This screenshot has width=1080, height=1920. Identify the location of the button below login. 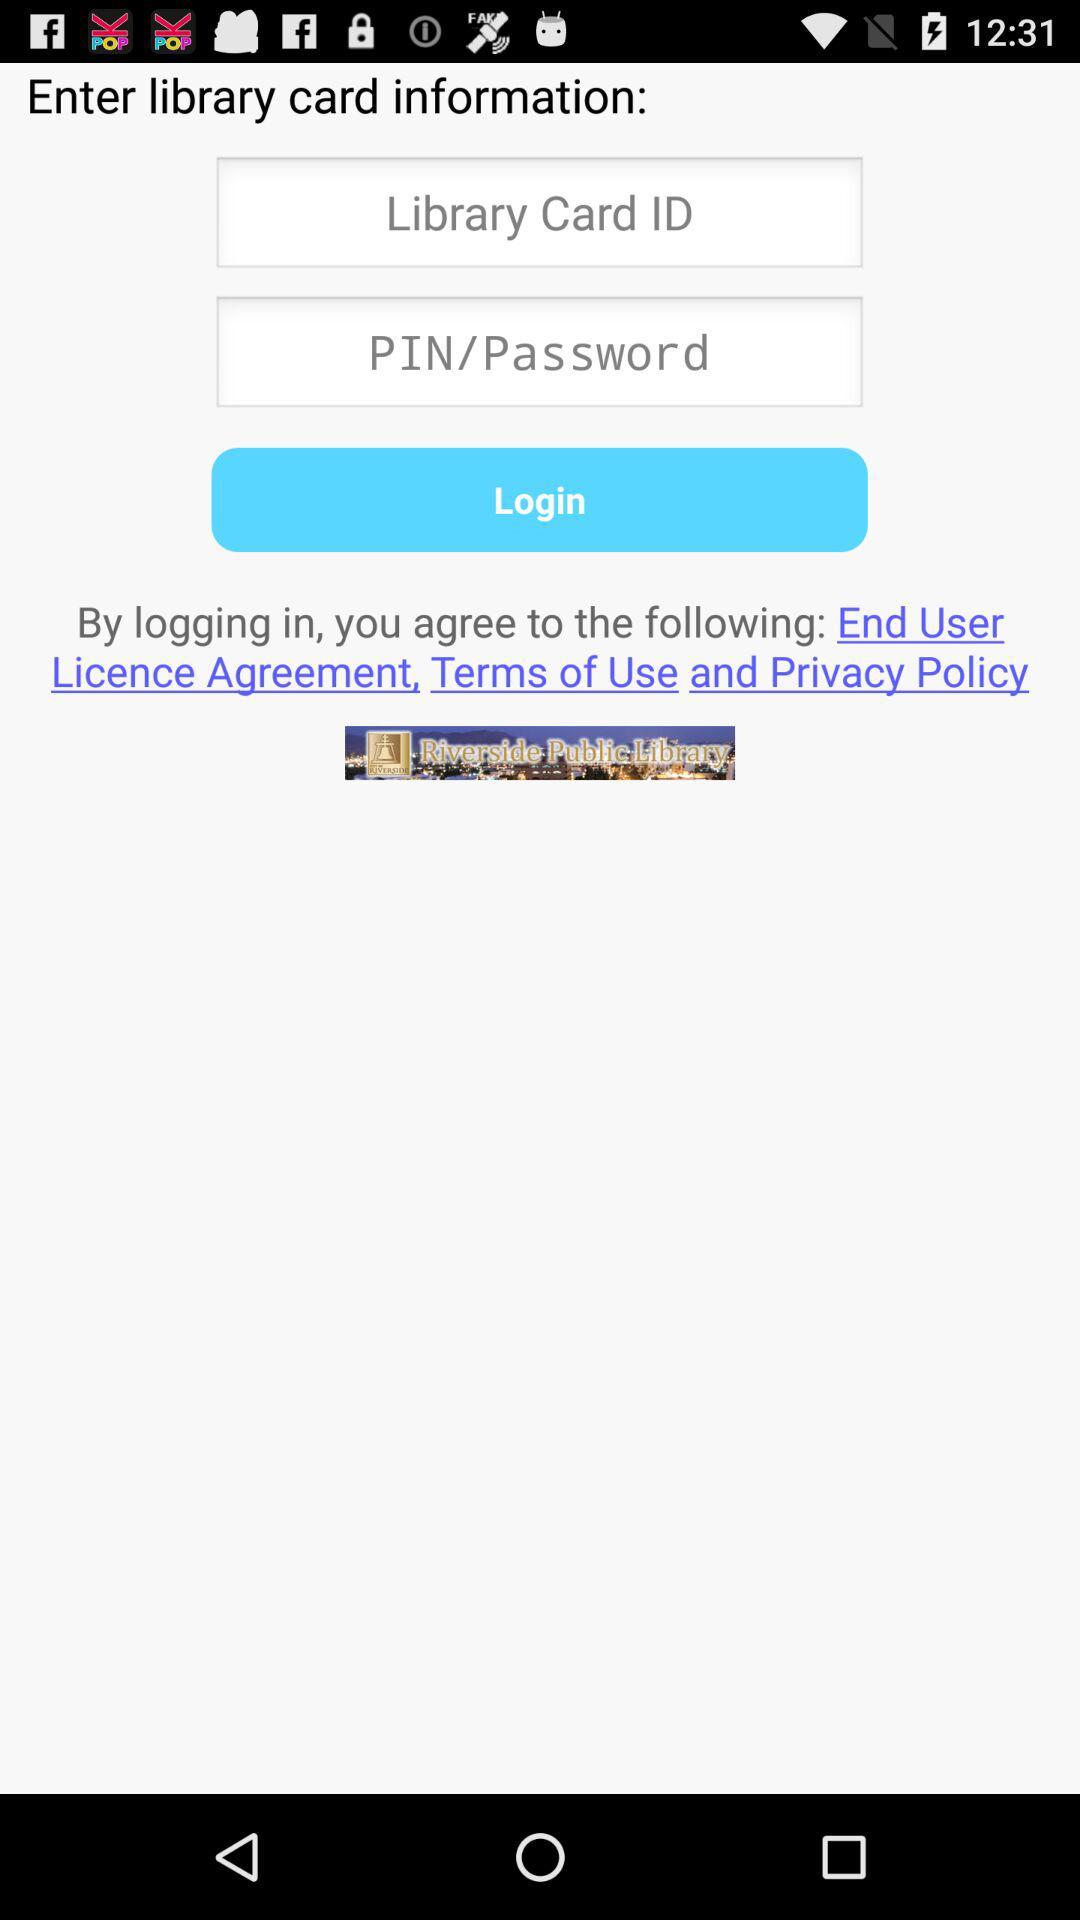
(540, 645).